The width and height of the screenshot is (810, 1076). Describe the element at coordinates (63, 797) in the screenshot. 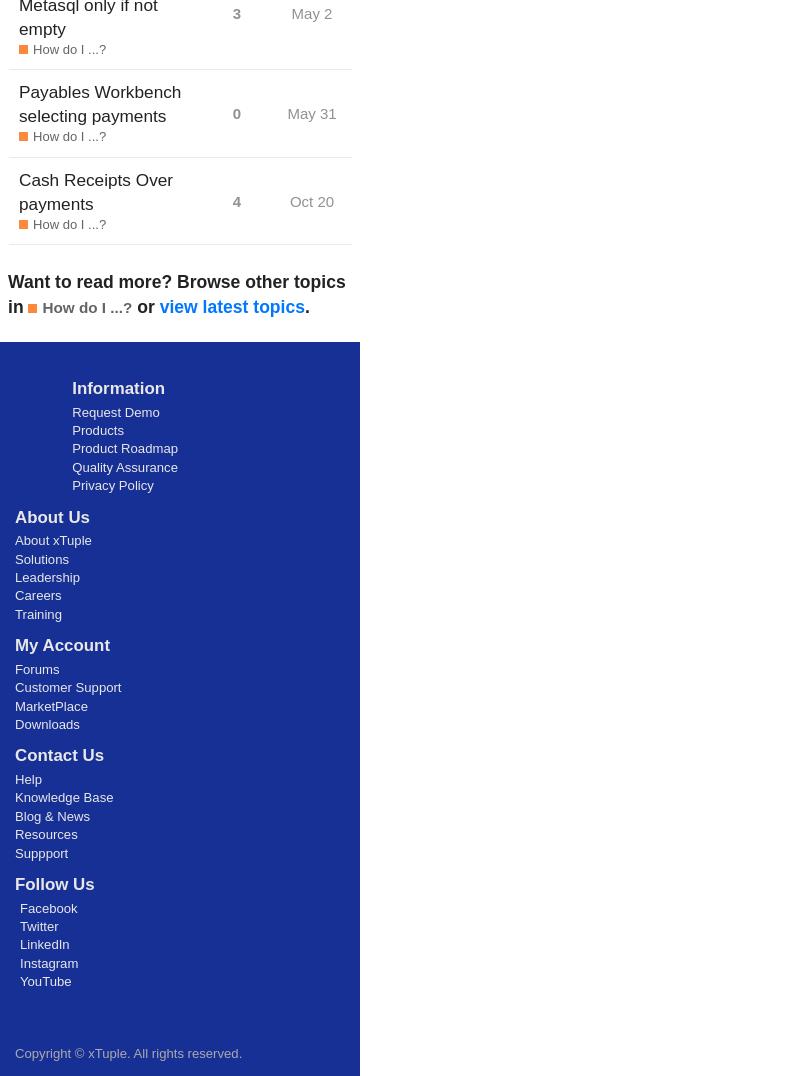

I see `'Knowledge Base'` at that location.